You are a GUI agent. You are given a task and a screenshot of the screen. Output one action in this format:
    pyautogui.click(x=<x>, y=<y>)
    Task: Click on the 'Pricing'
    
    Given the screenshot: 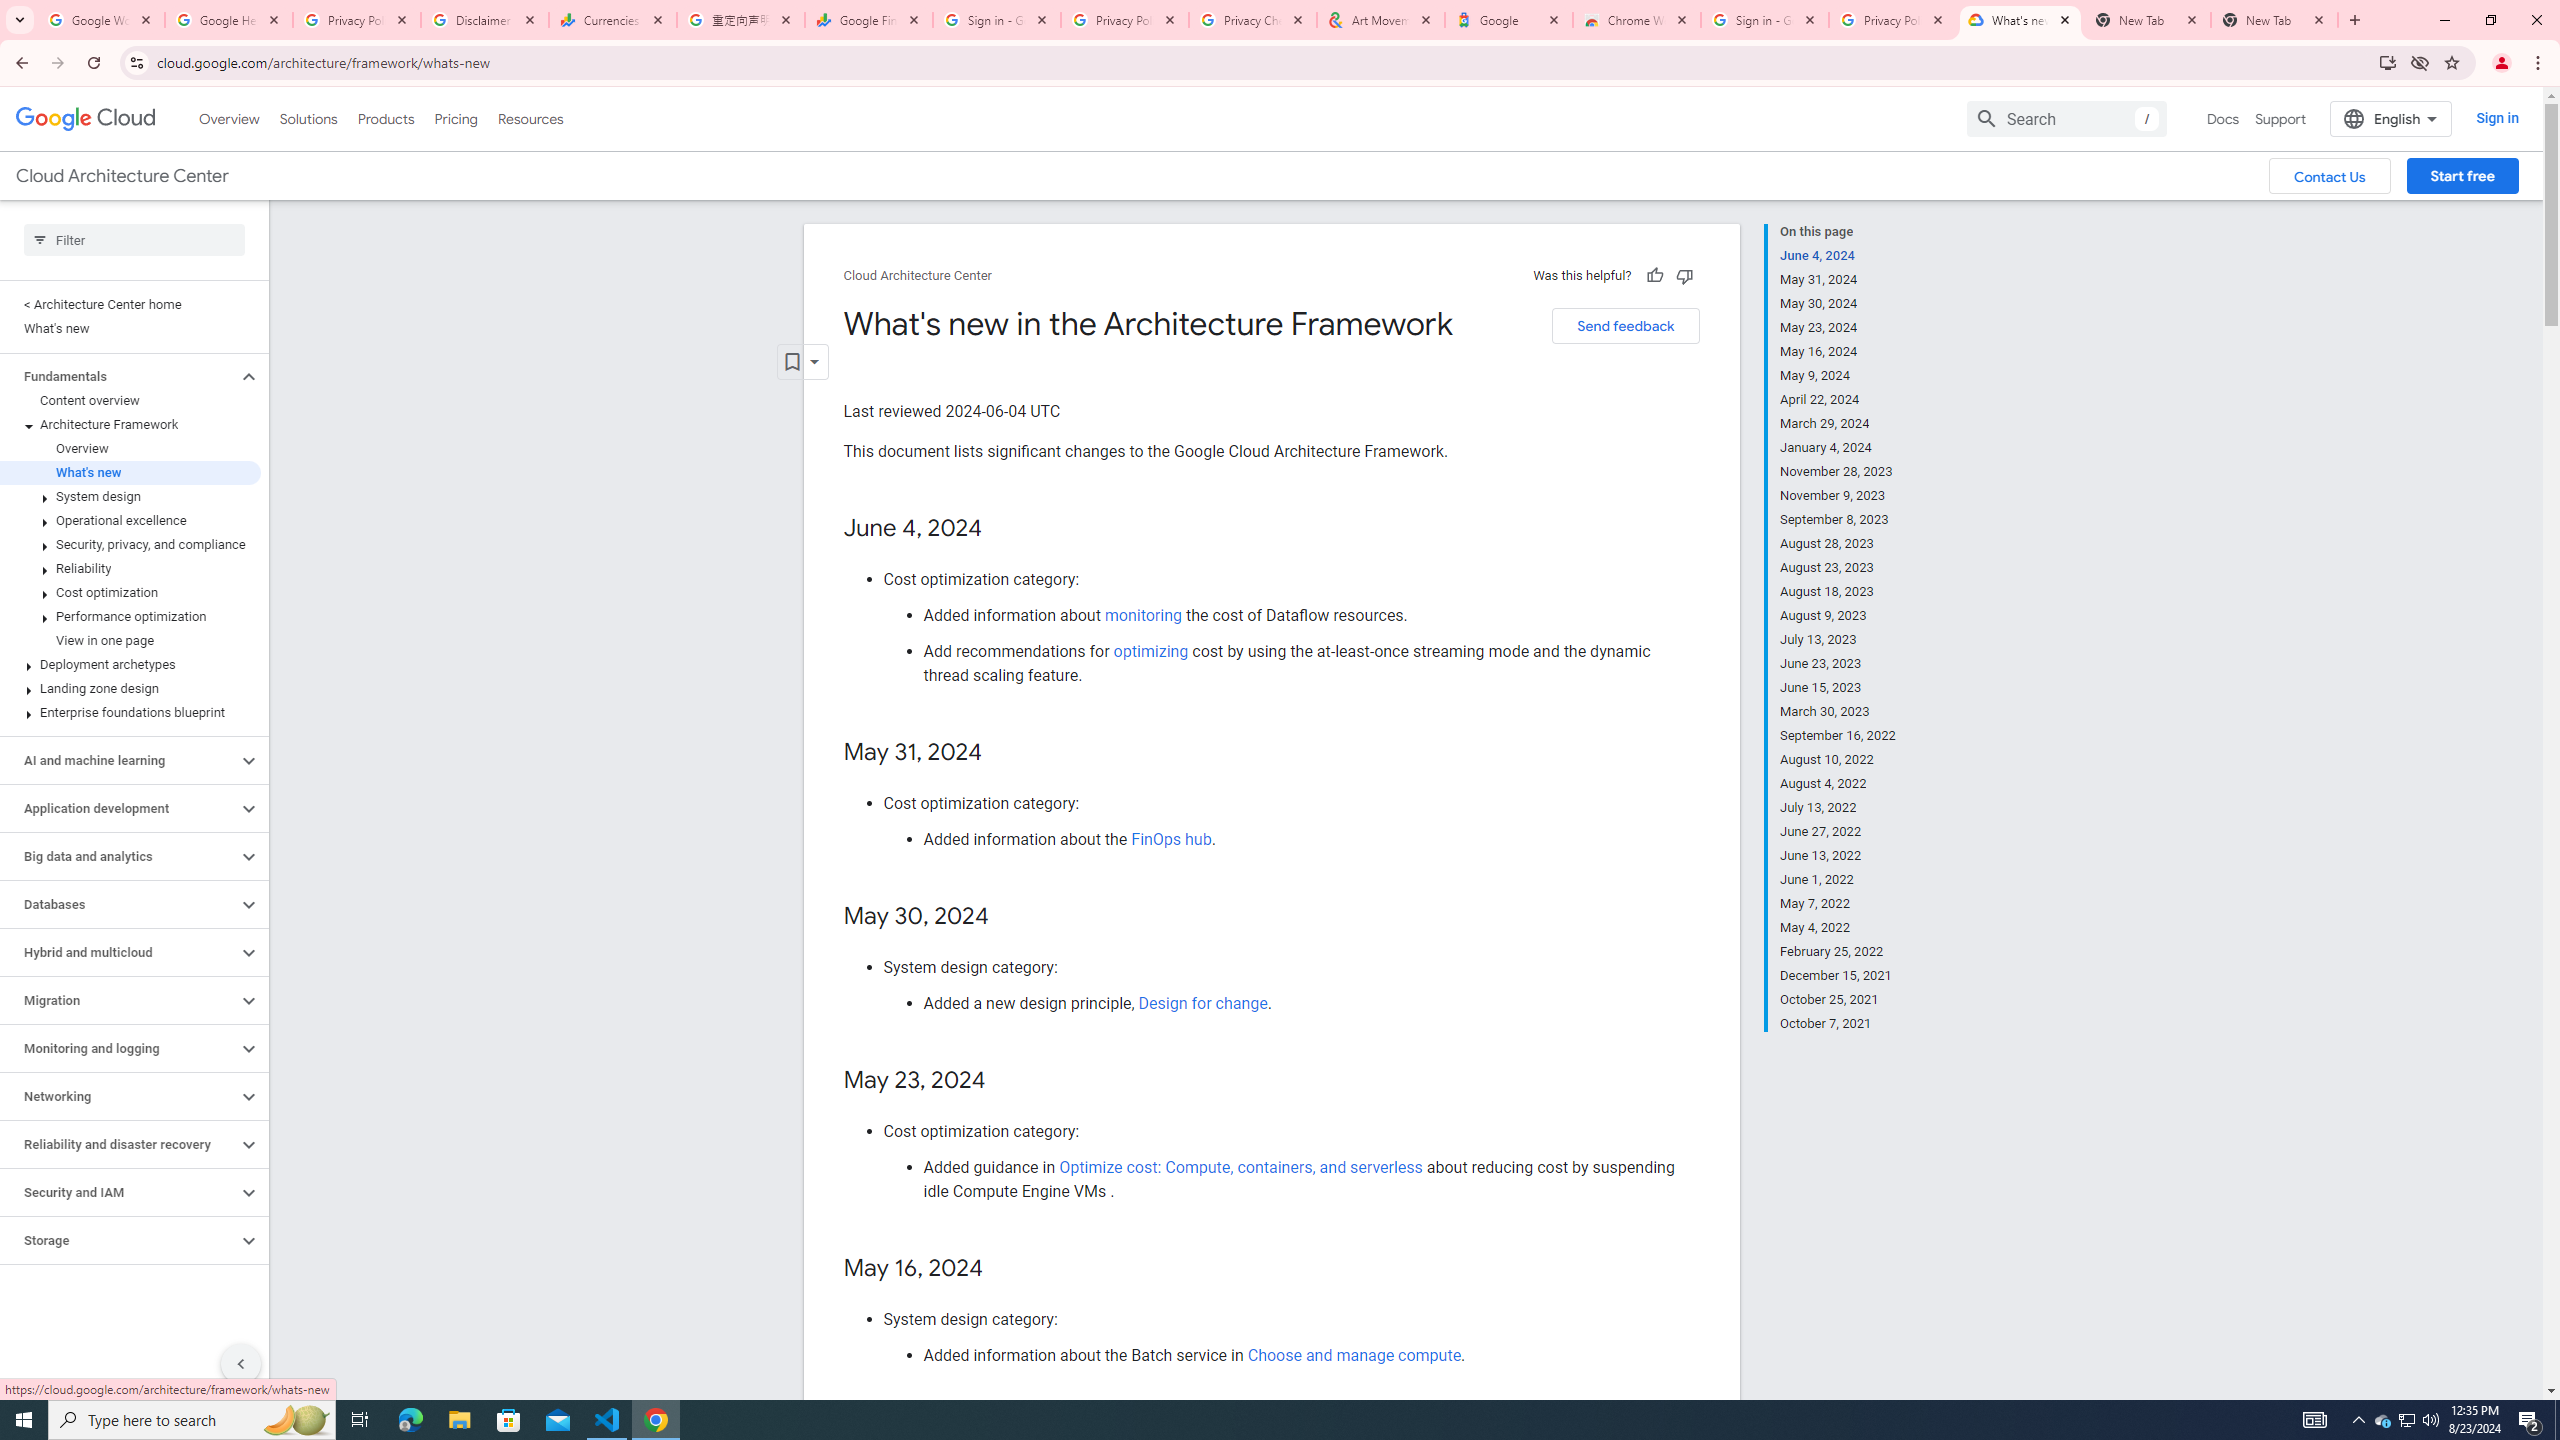 What is the action you would take?
    pyautogui.click(x=456, y=118)
    